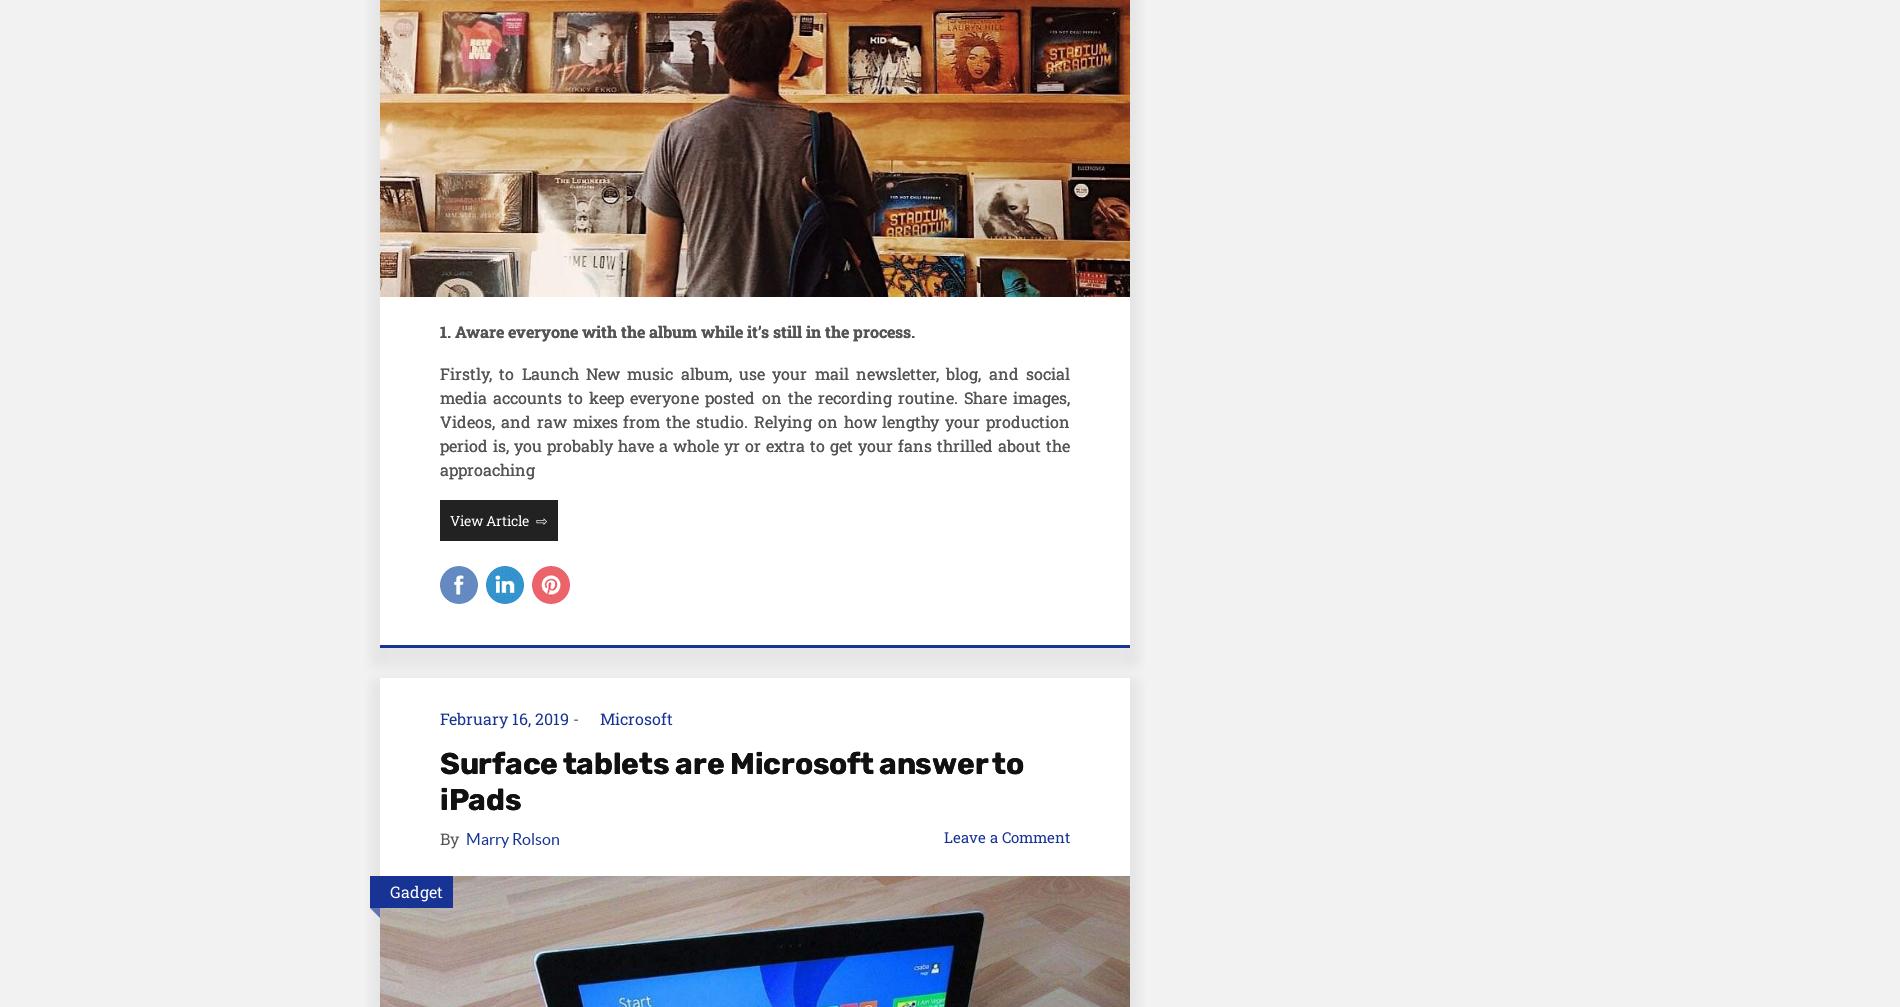  What do you see at coordinates (576, 717) in the screenshot?
I see `'-'` at bounding box center [576, 717].